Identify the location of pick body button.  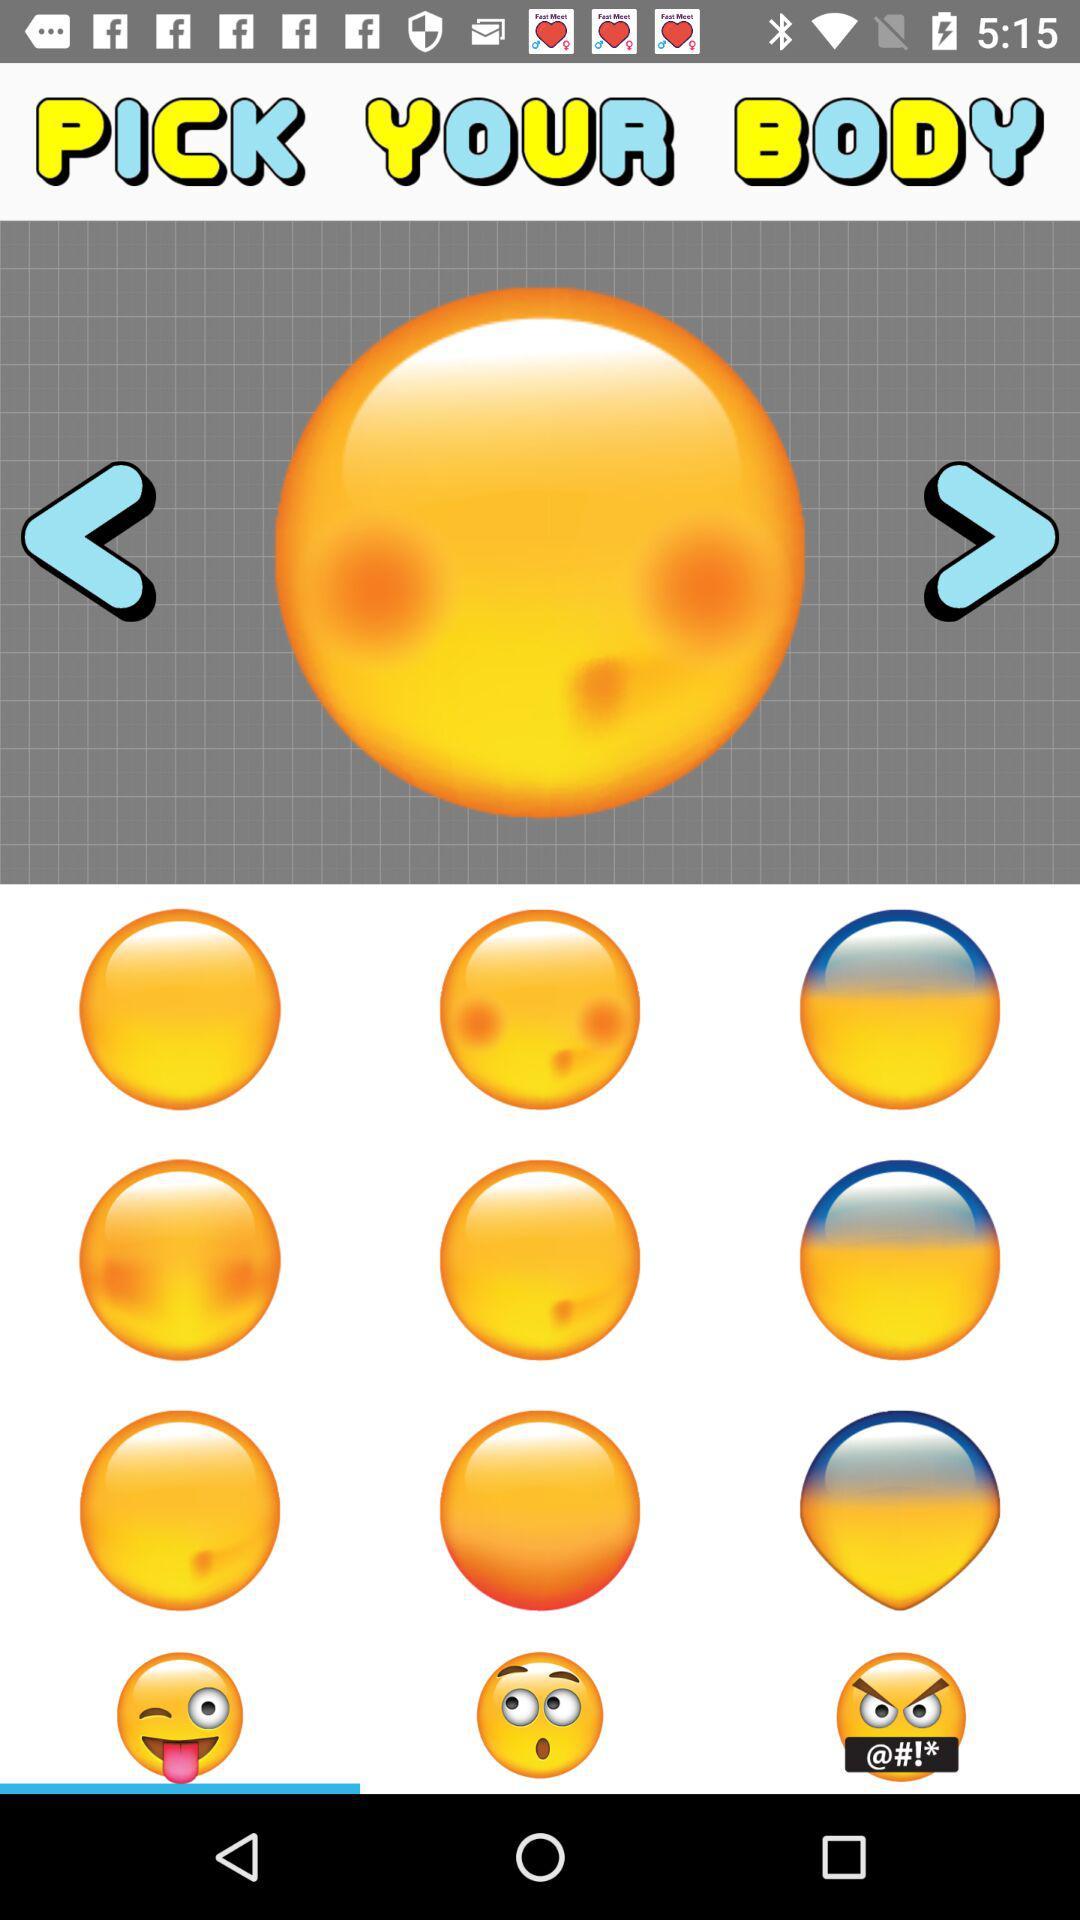
(898, 1258).